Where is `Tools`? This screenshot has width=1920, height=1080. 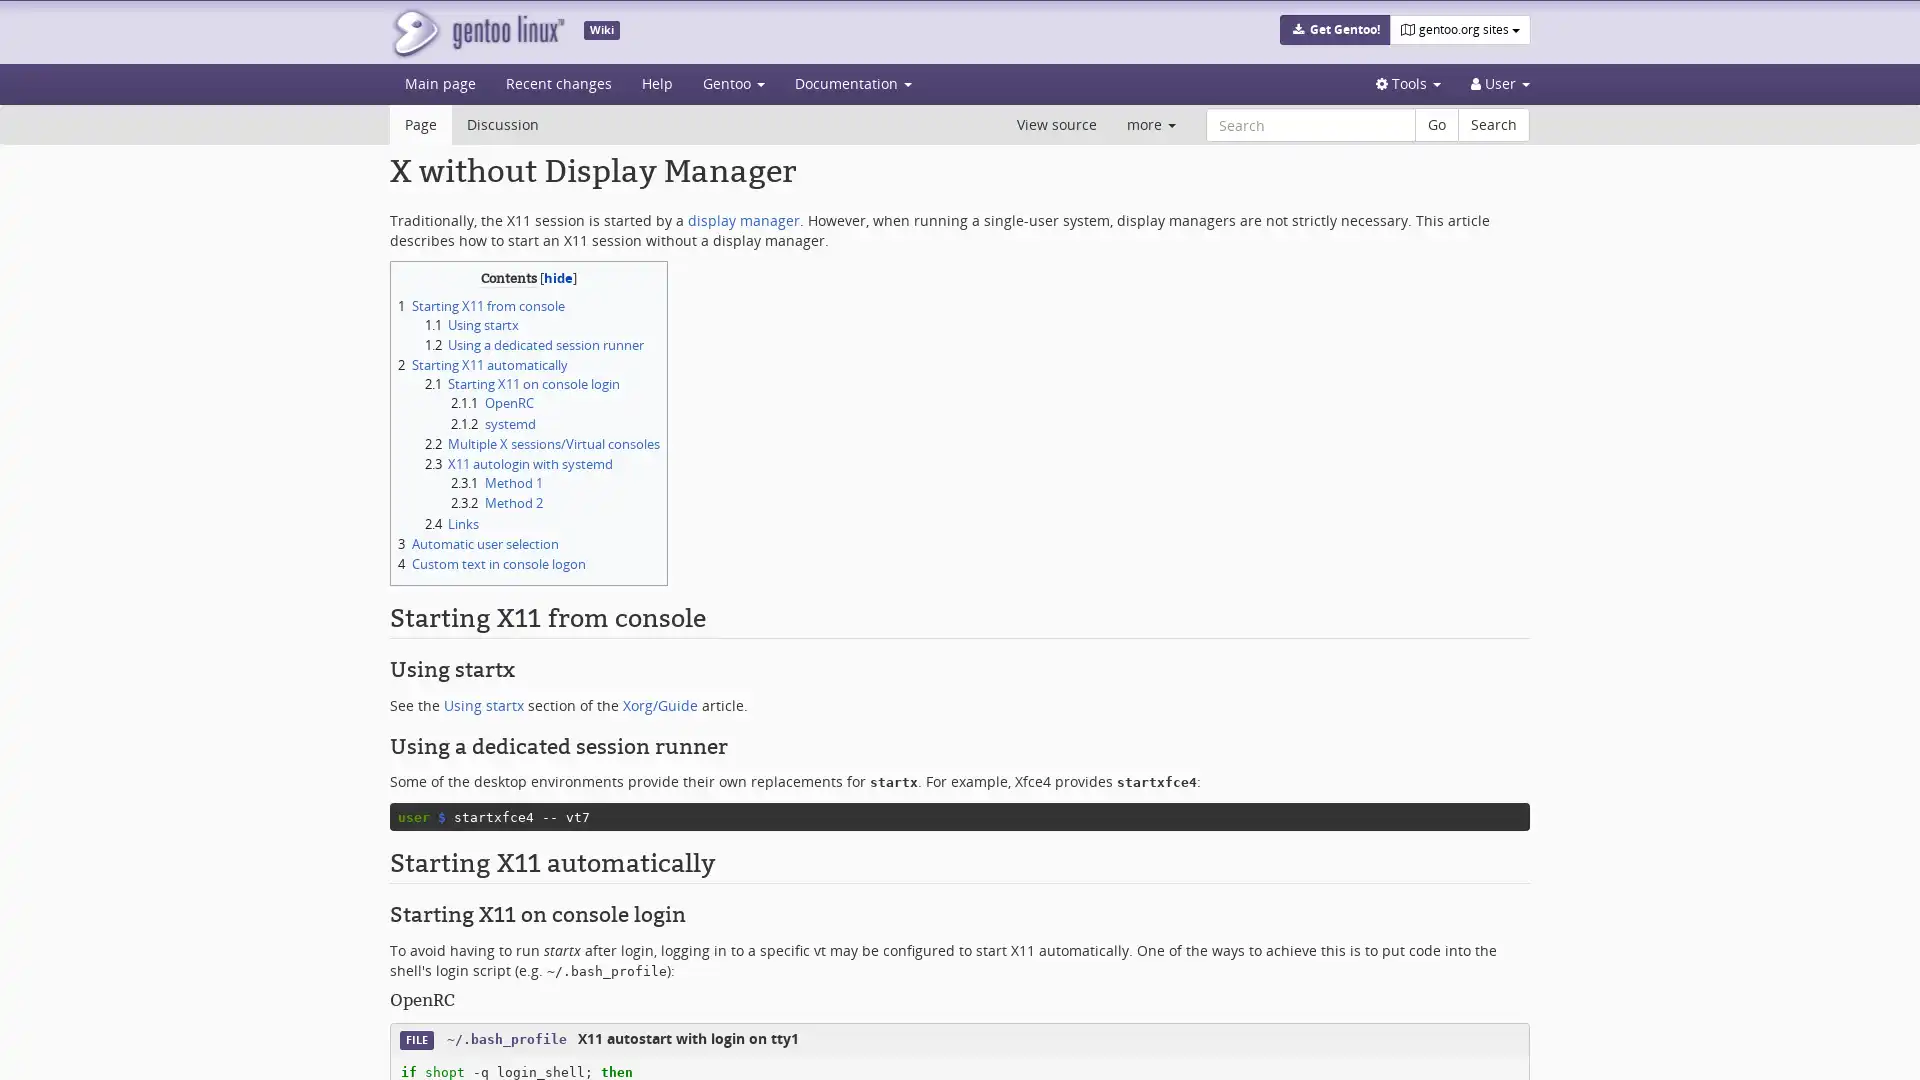
Tools is located at coordinates (1407, 83).